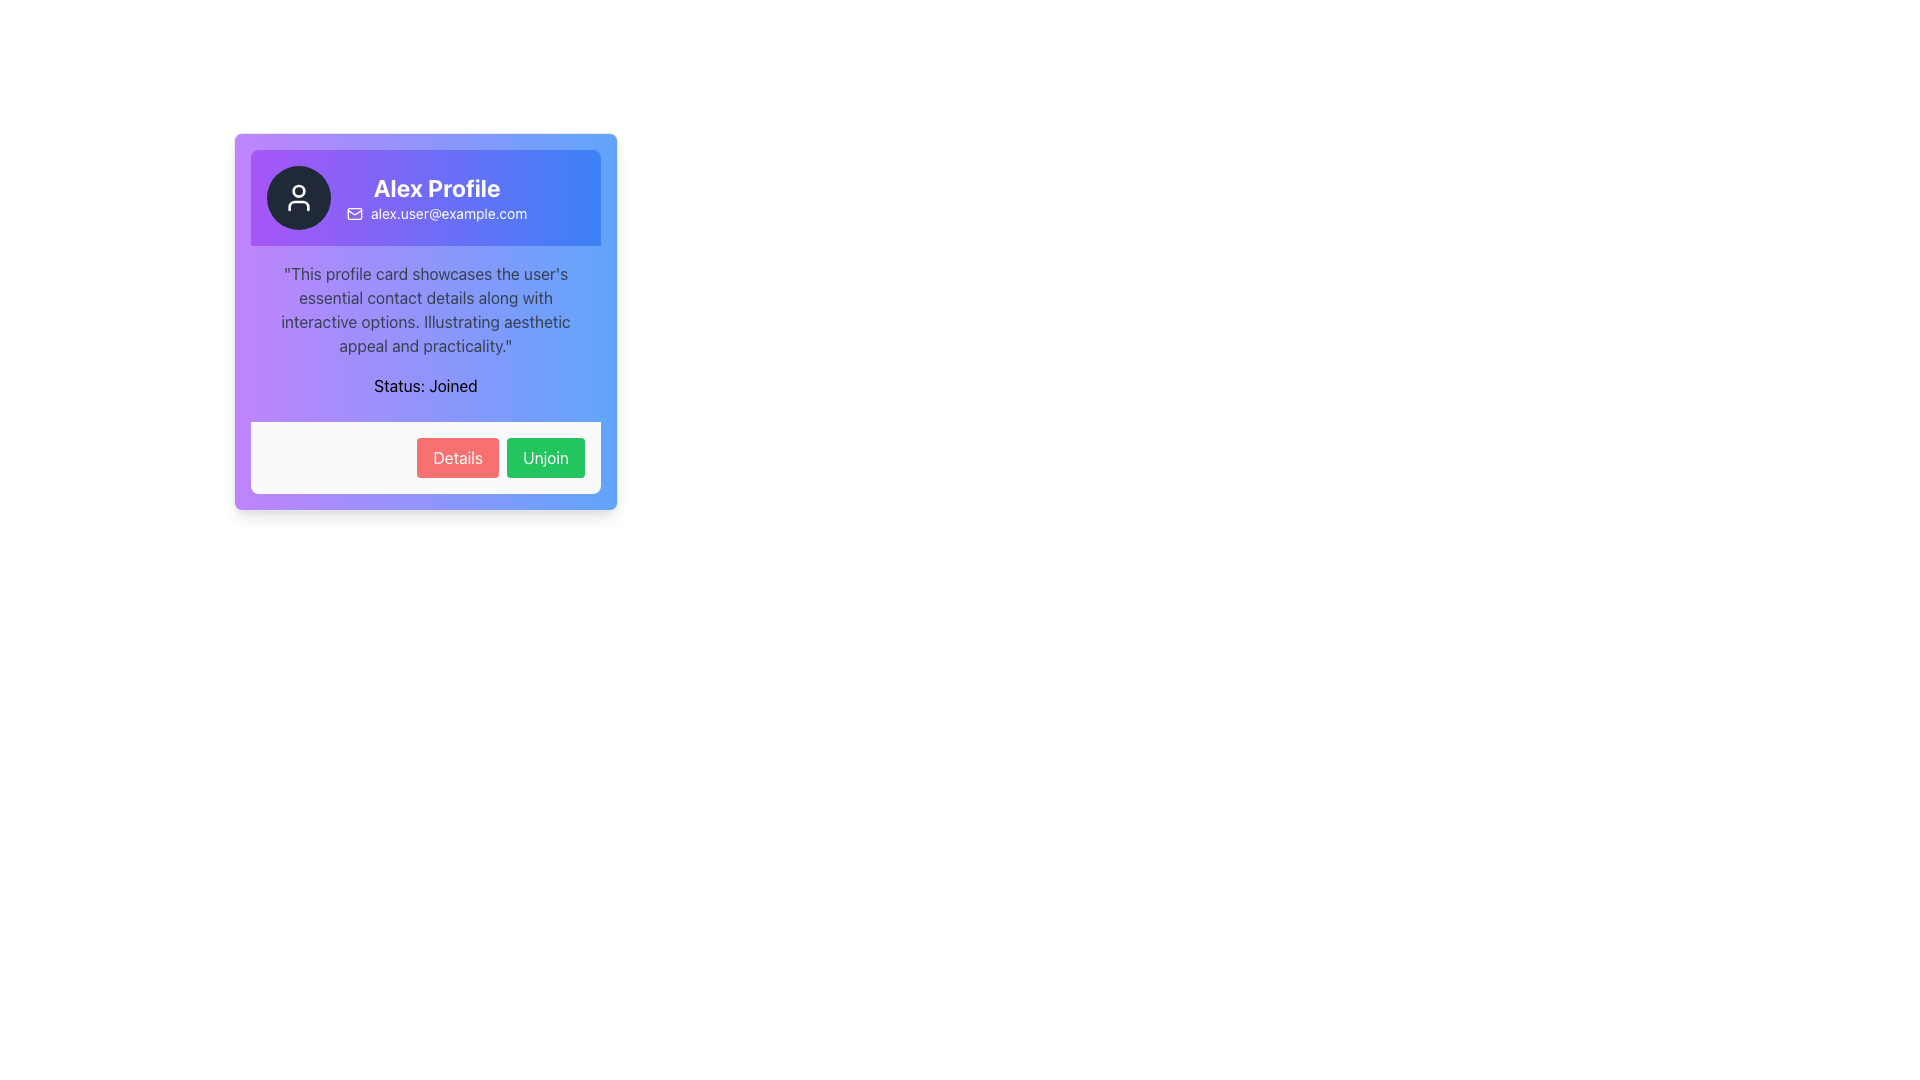 The height and width of the screenshot is (1080, 1920). Describe the element at coordinates (297, 191) in the screenshot. I see `SVG circle element representing the user avatar located at the top-left quadrant of the profile card, above the user name and email information` at that location.